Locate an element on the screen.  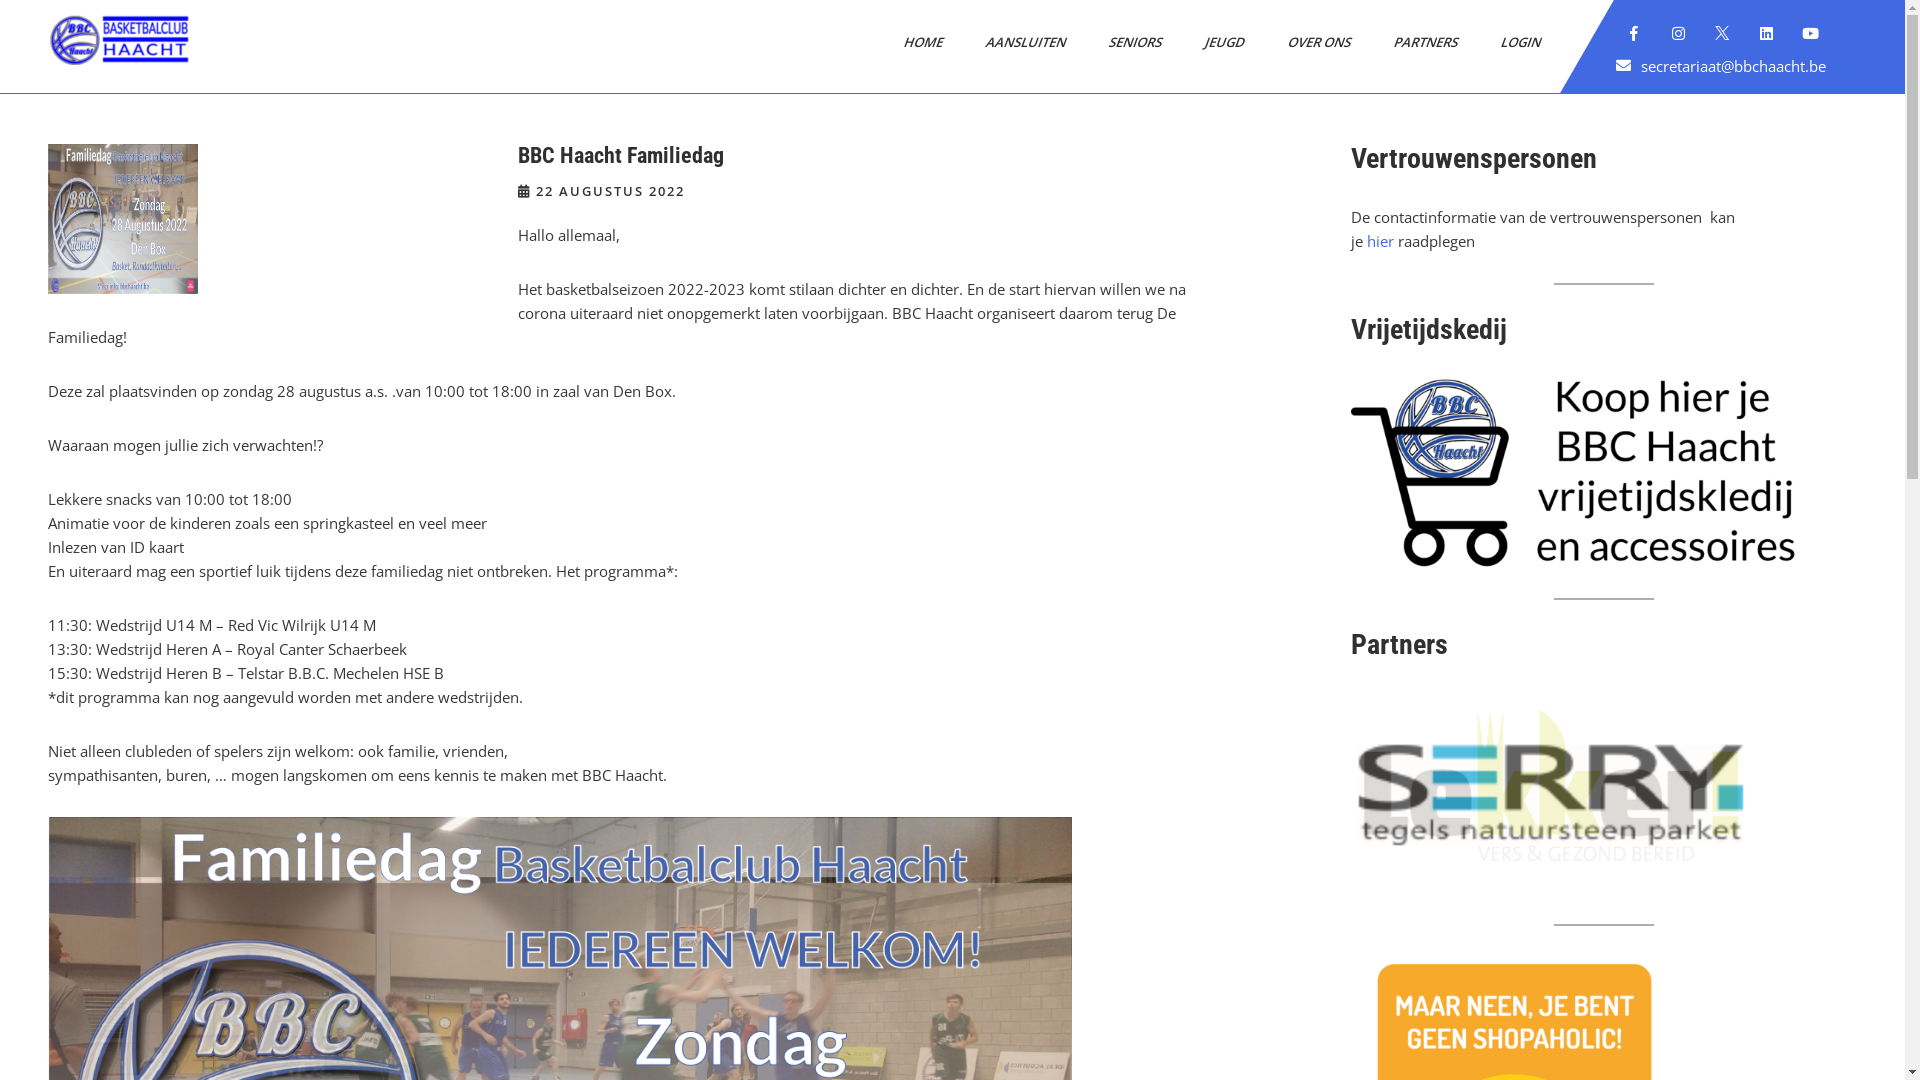
'OVER ONS' is located at coordinates (1312, 42).